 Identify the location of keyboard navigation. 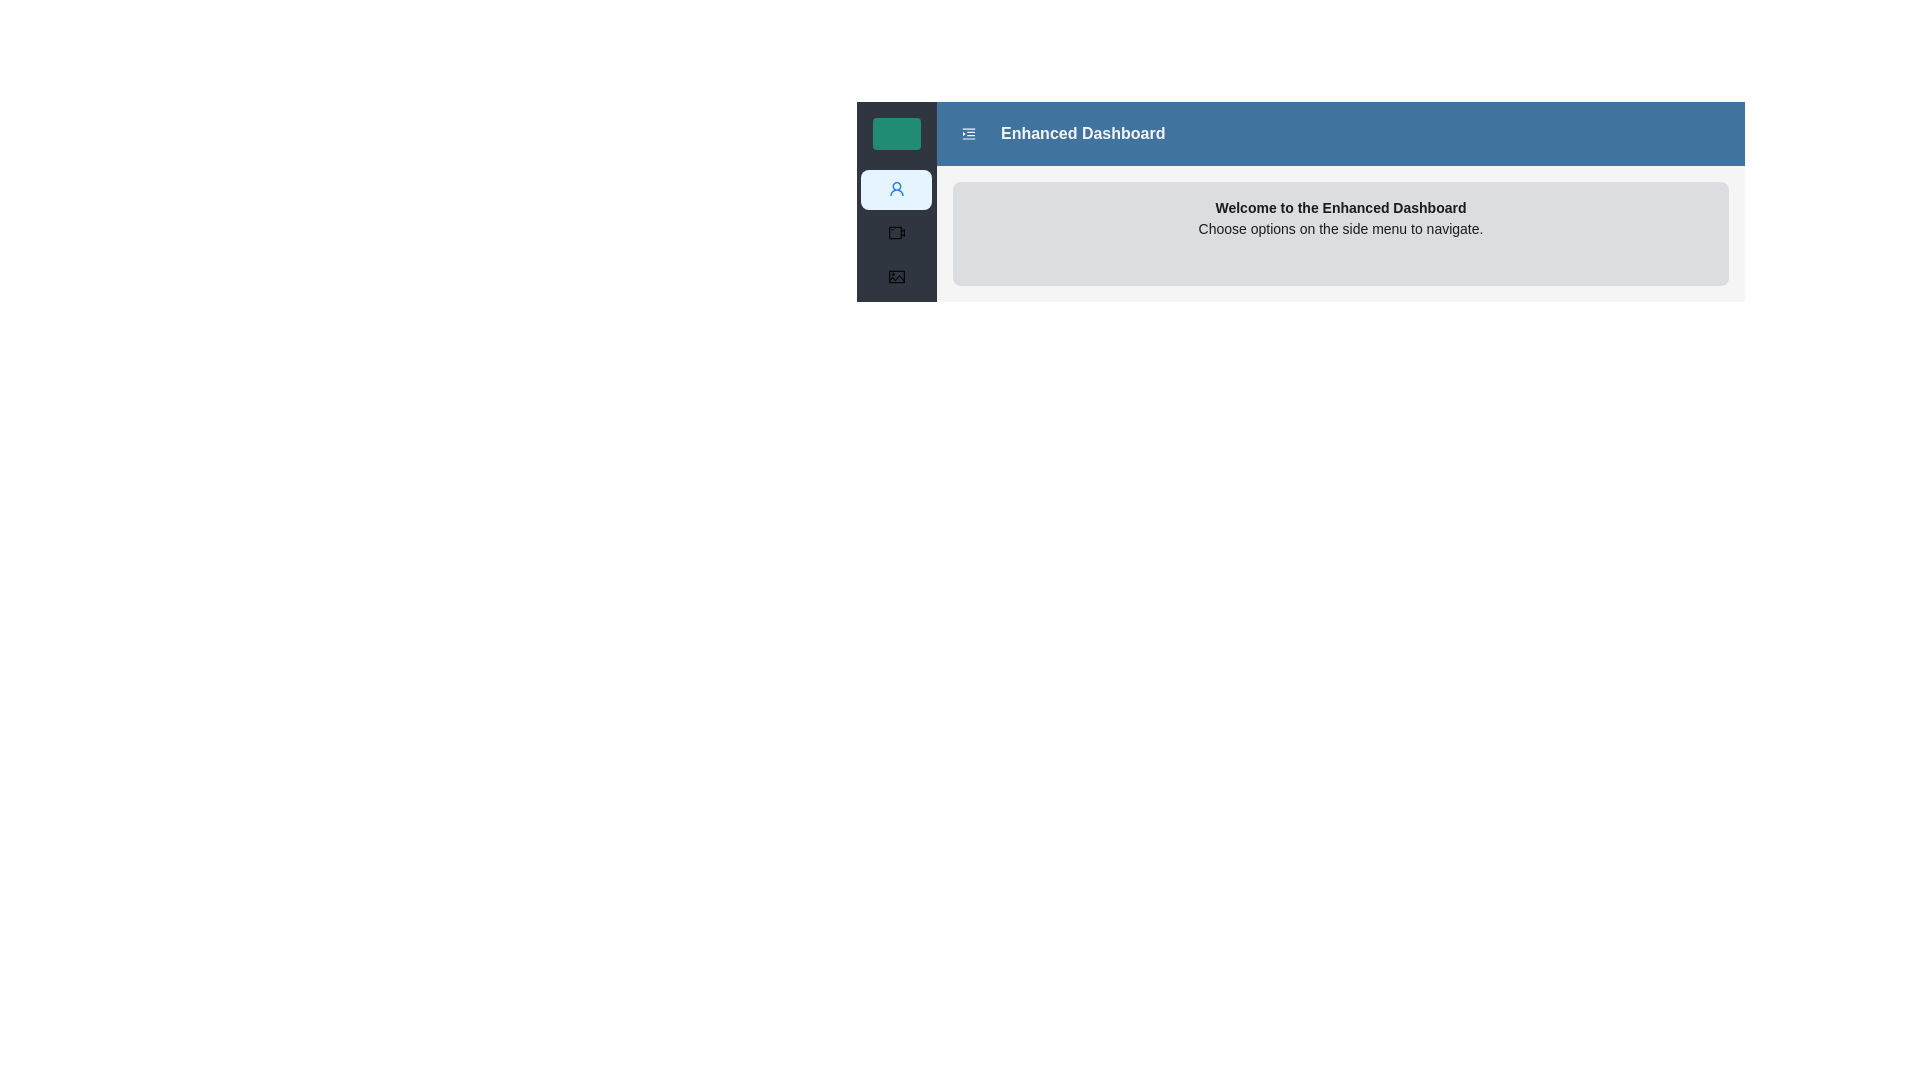
(895, 189).